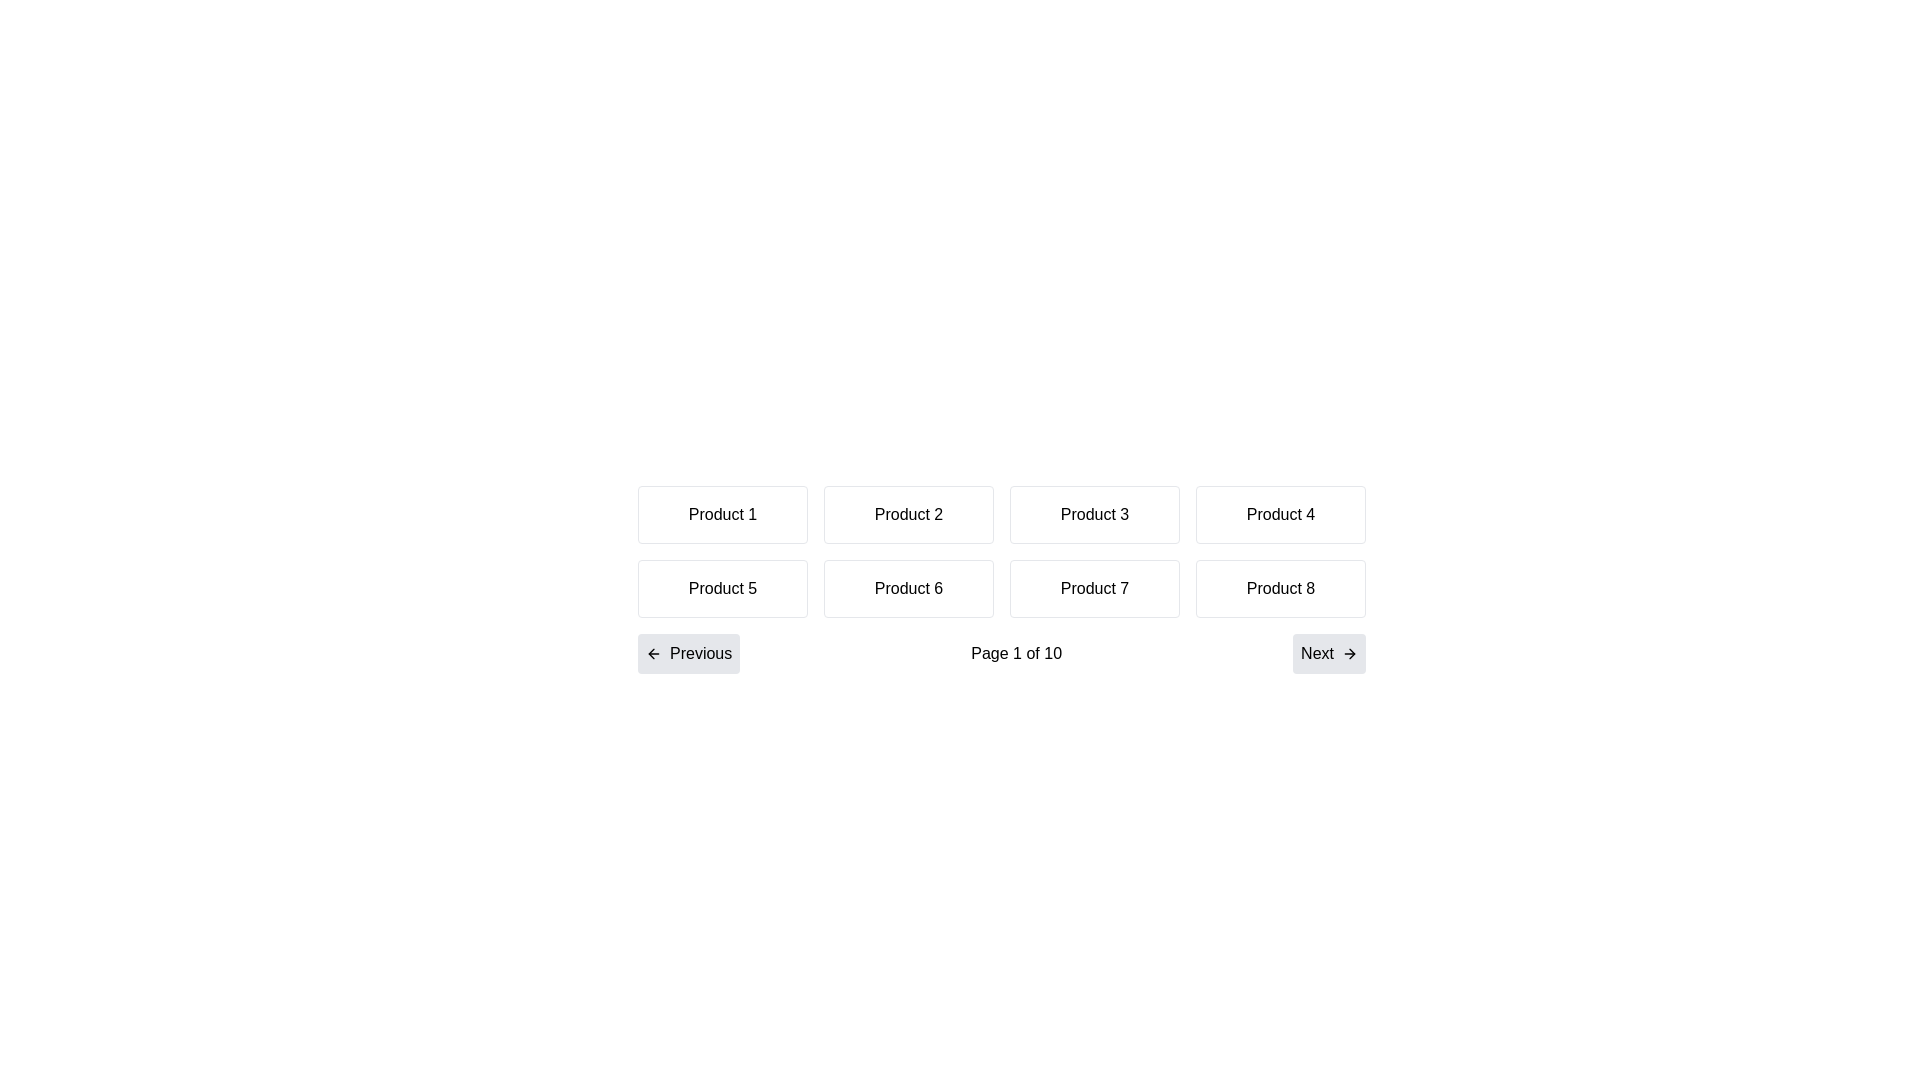  I want to click on the 'Previous' button text label in the pagination control, so click(701, 654).